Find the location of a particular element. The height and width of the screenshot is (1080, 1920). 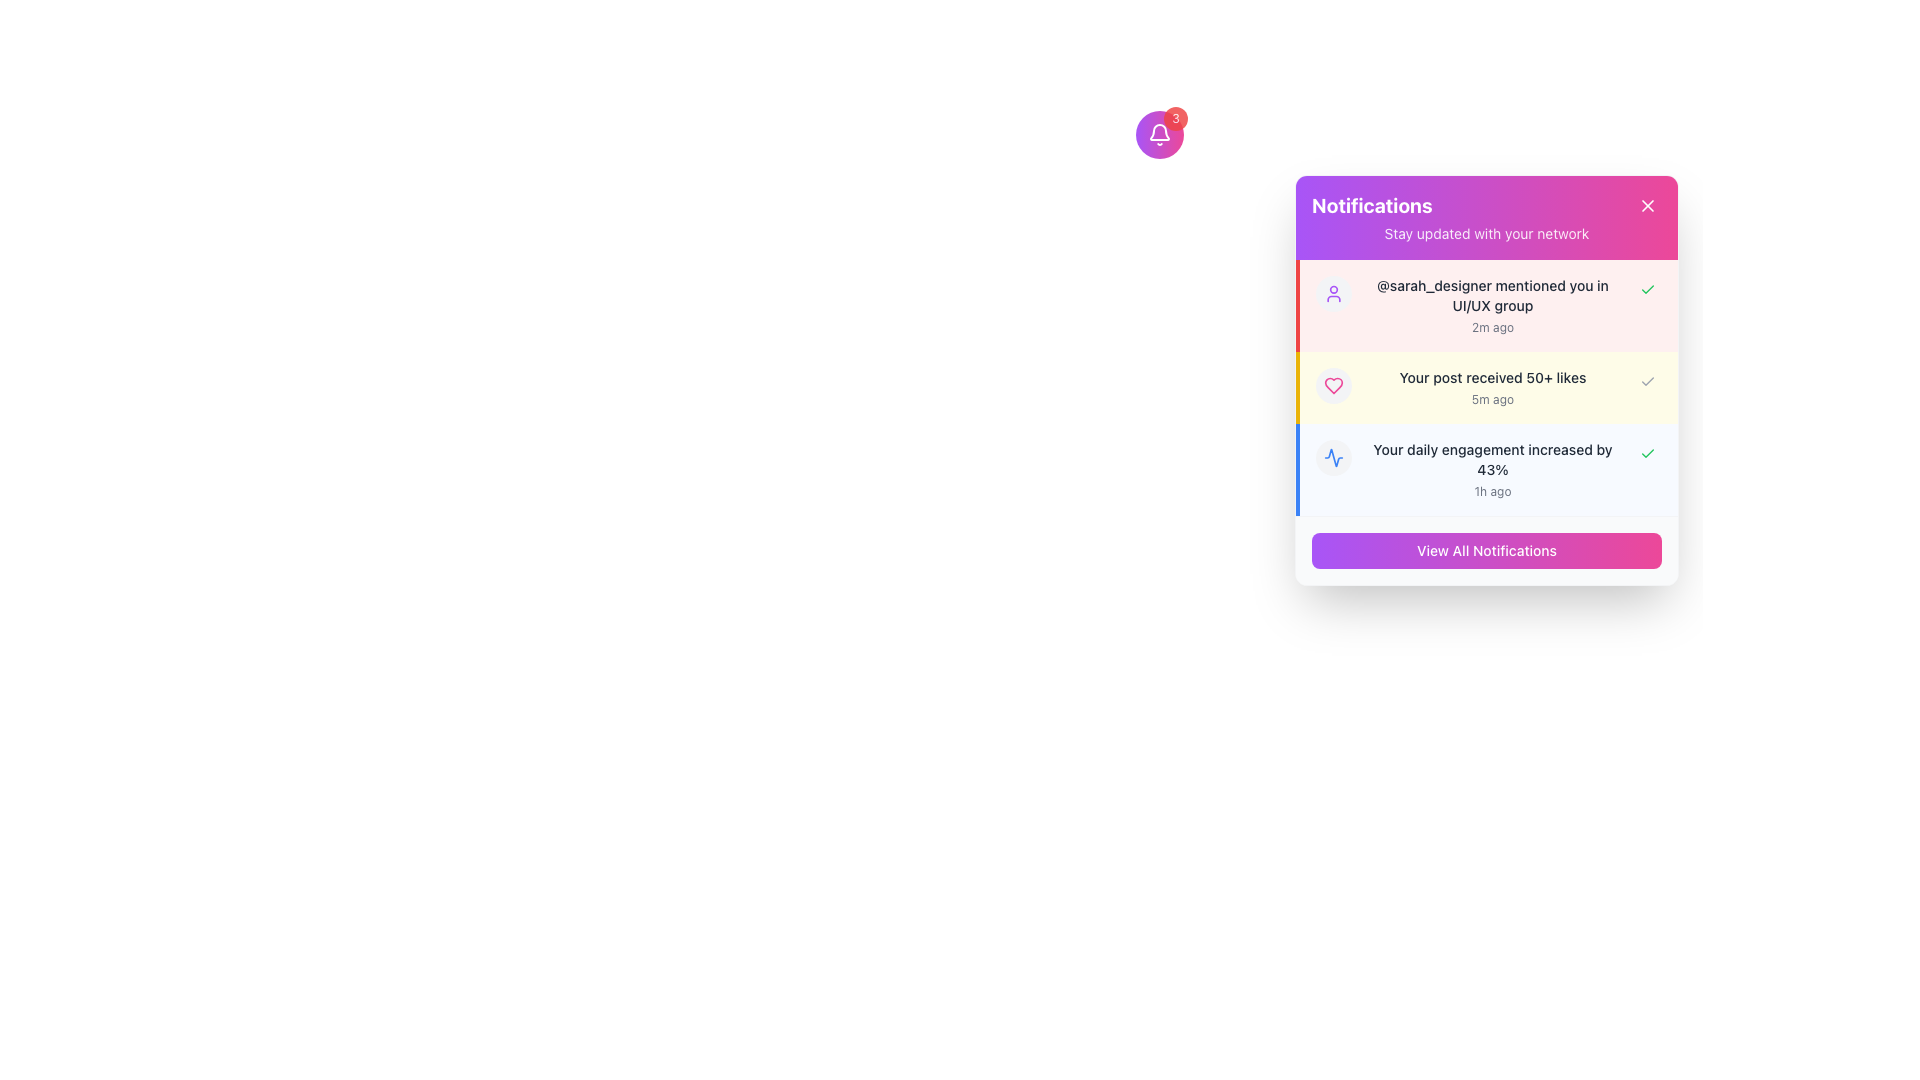

the completion indicator icon located in the lower-right area of the notifications panel, which signifies successful acknowledgment of a notification entry is located at coordinates (1334, 458).